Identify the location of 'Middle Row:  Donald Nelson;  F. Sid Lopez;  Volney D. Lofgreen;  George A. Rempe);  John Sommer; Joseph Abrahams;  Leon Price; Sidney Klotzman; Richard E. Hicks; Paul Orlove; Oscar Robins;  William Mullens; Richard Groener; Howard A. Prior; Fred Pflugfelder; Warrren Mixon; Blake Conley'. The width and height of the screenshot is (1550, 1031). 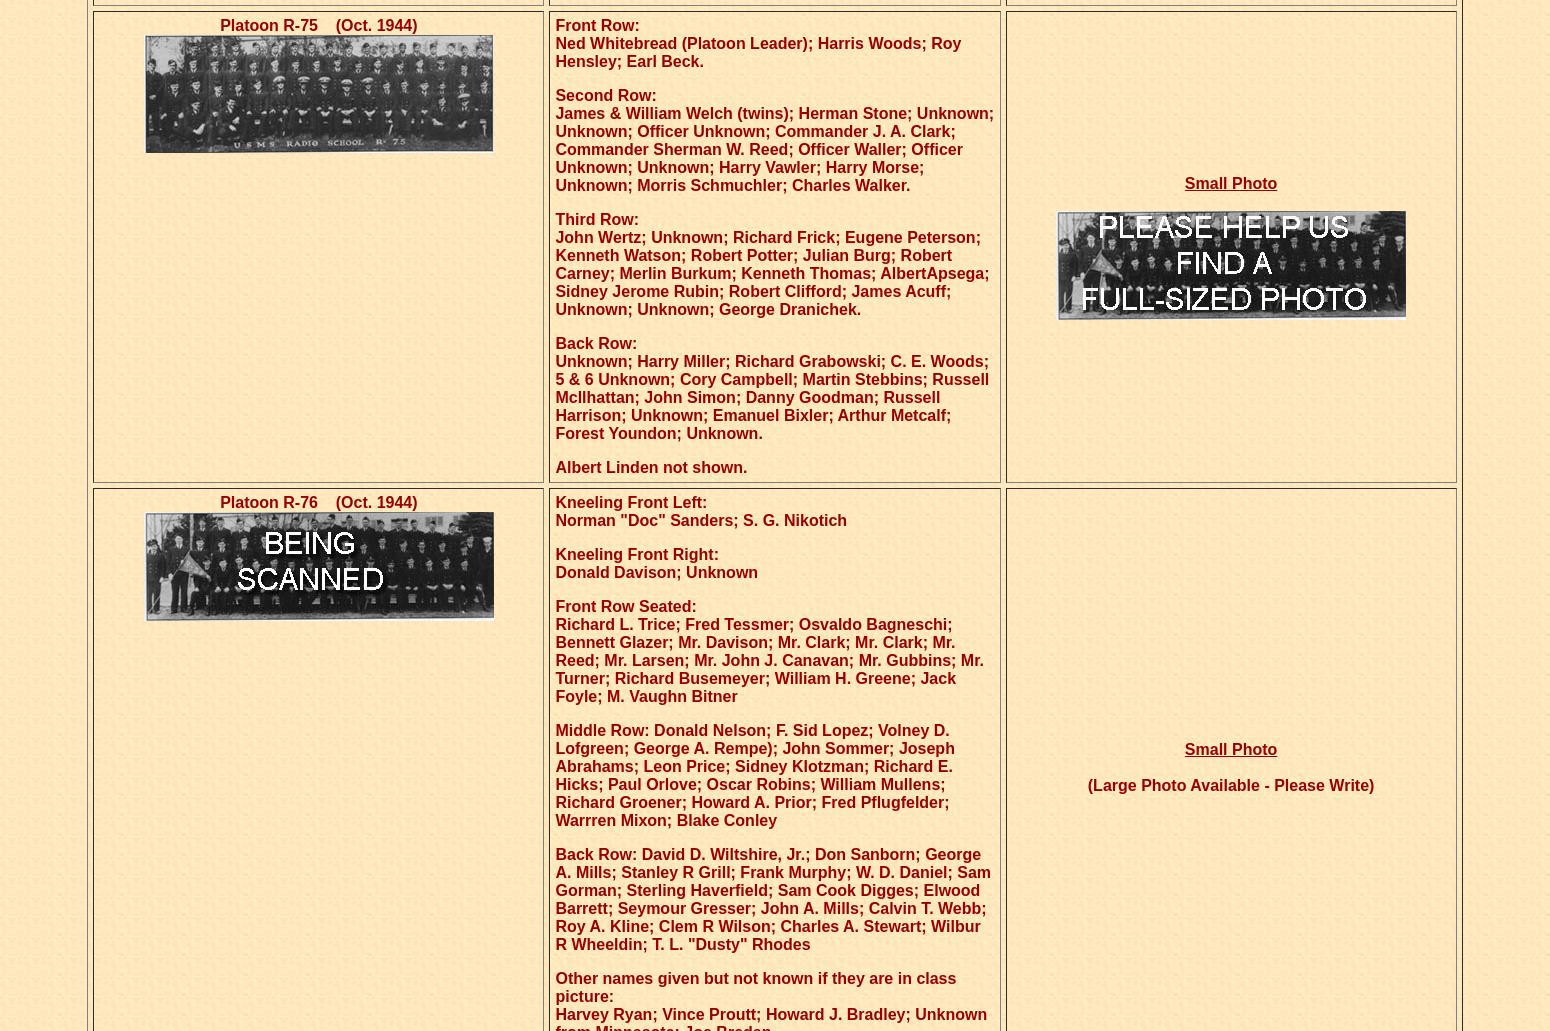
(754, 774).